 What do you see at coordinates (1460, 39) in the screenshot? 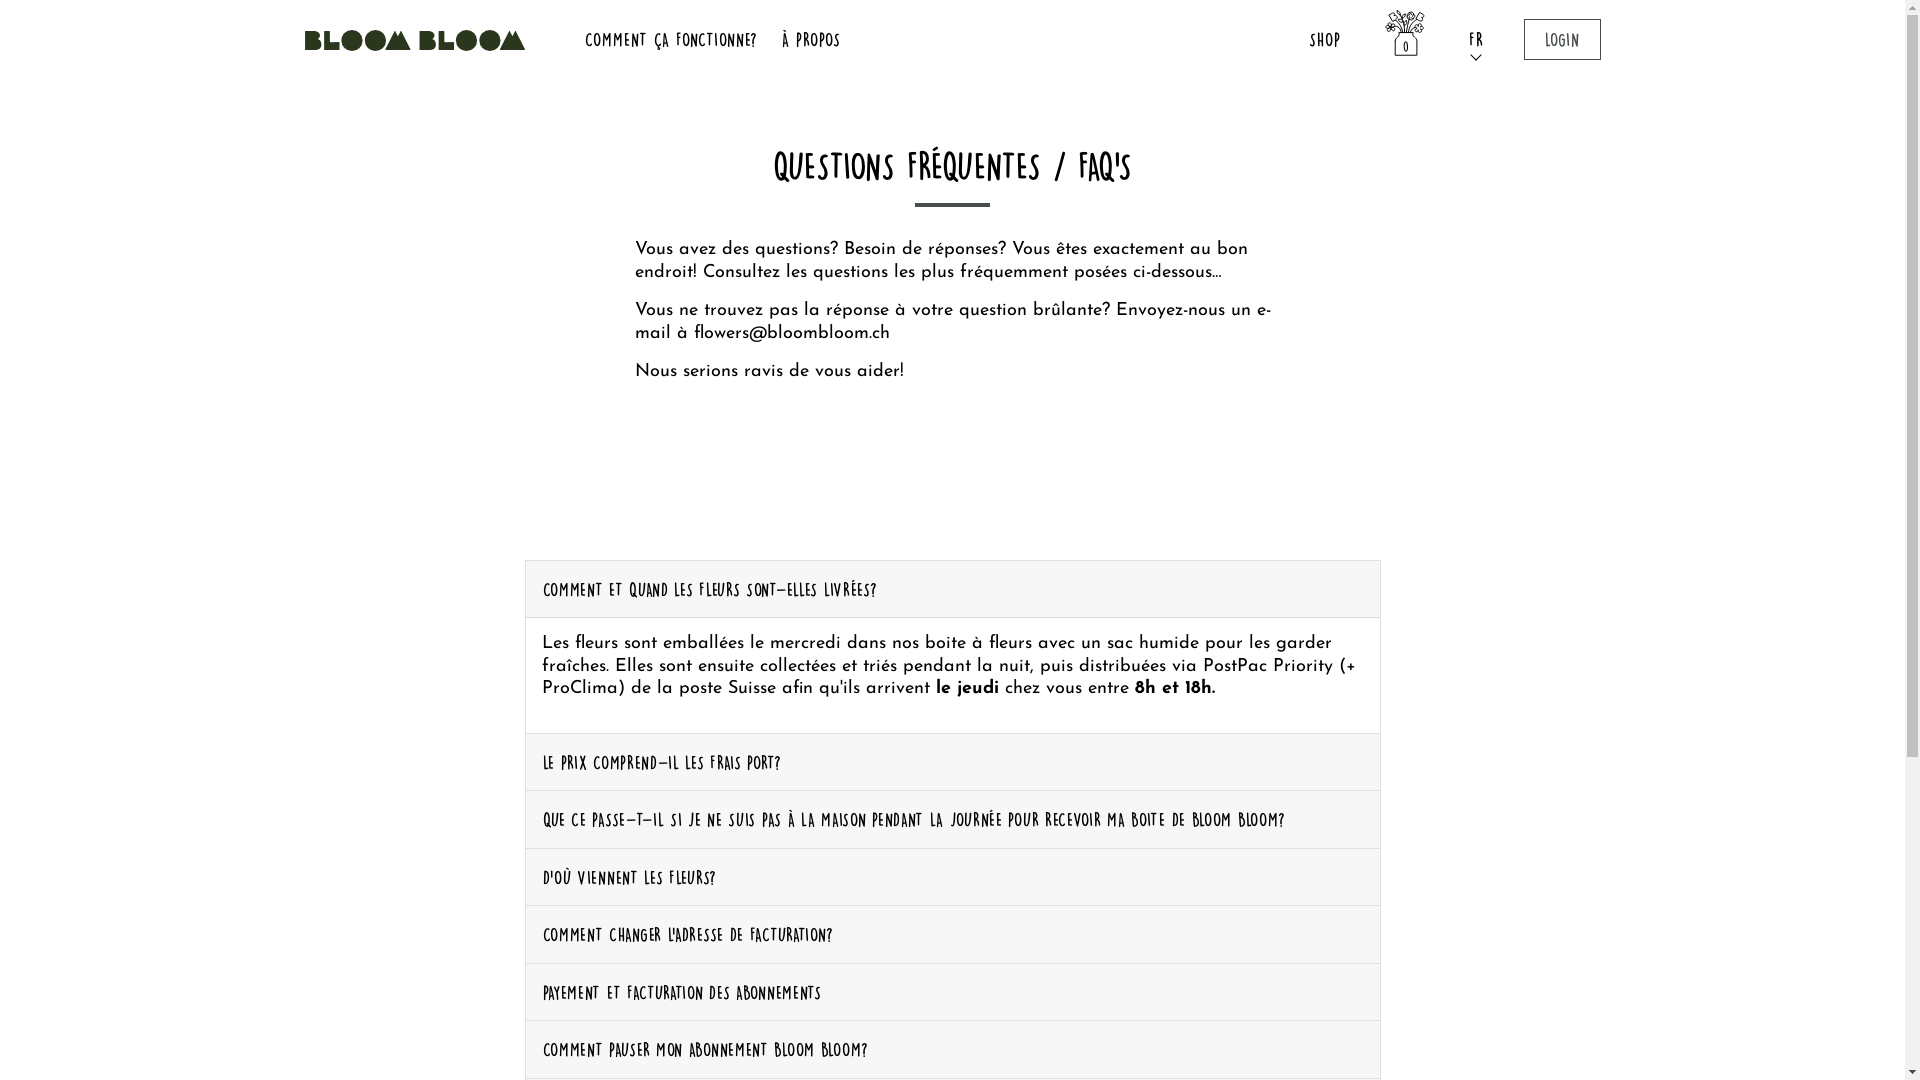
I see `'FR'` at bounding box center [1460, 39].